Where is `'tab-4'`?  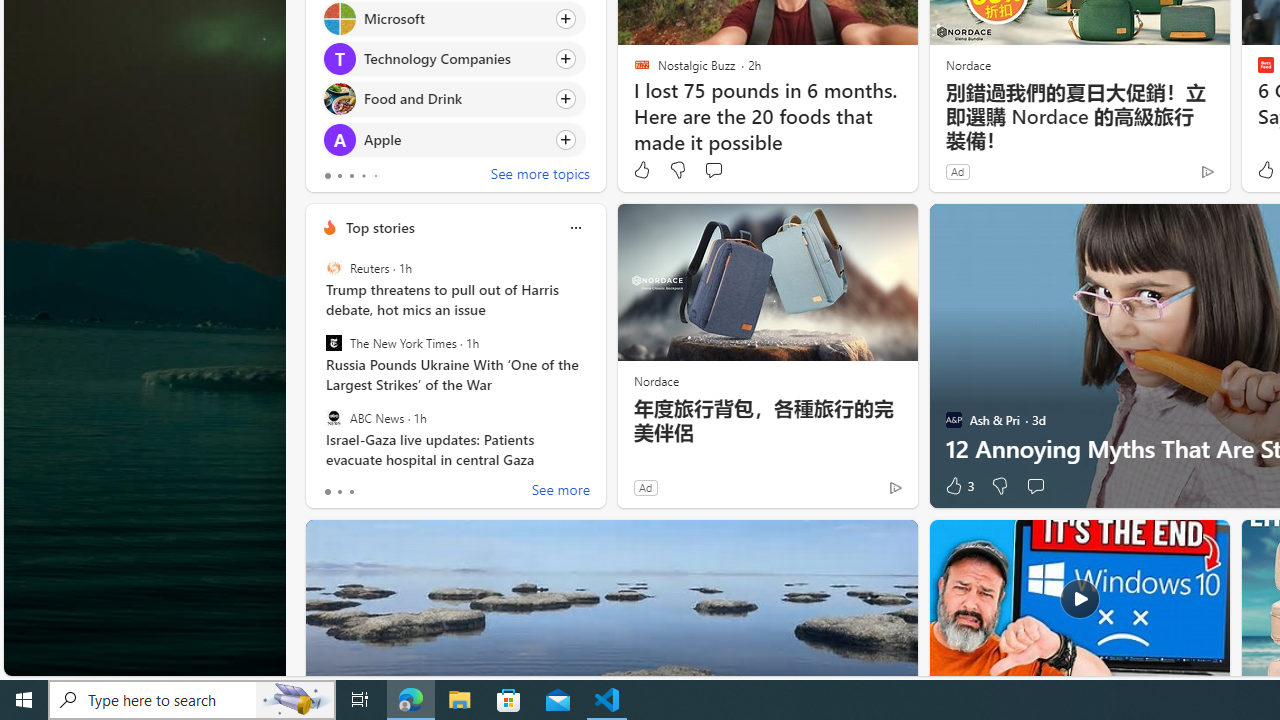
'tab-4' is located at coordinates (375, 175).